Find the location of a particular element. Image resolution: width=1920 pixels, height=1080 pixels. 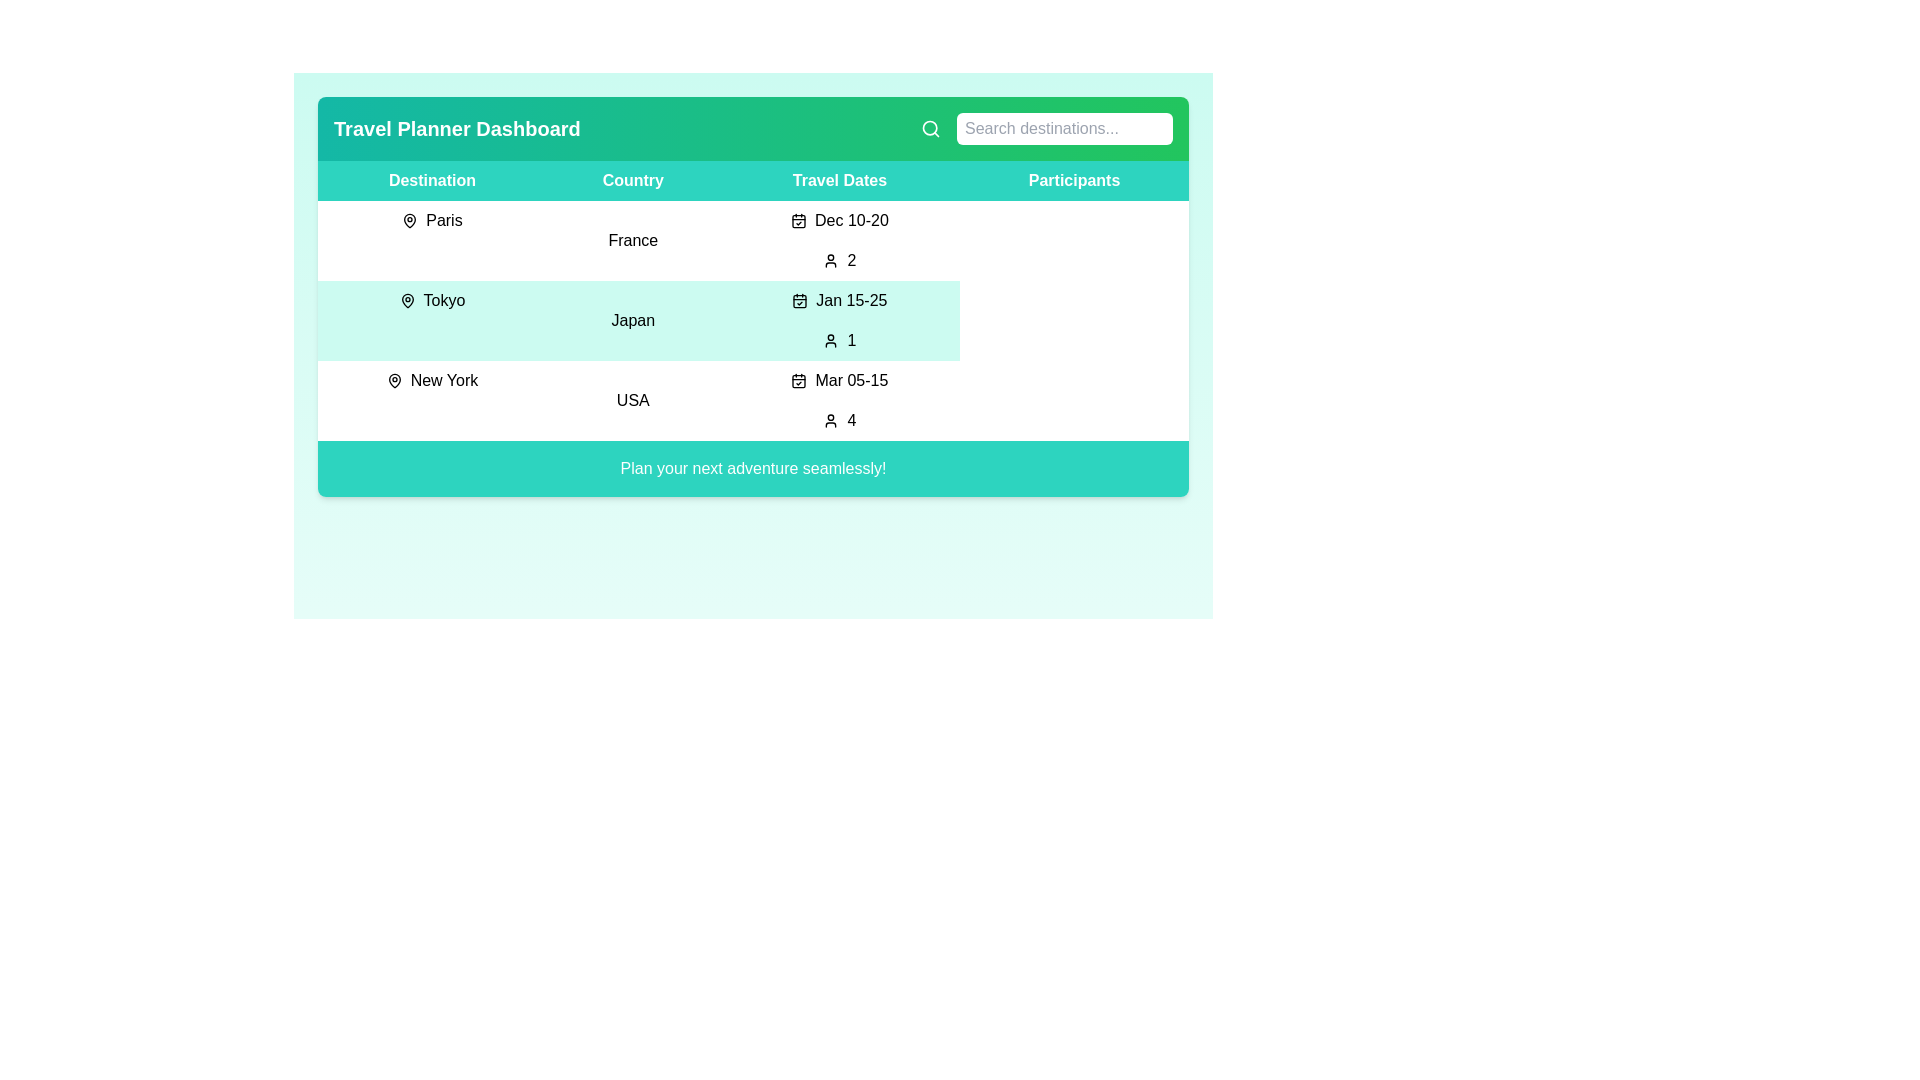

the label representing the destination 'New York' in the first column of the table, which is the third row under the header 'Destination' is located at coordinates (431, 381).